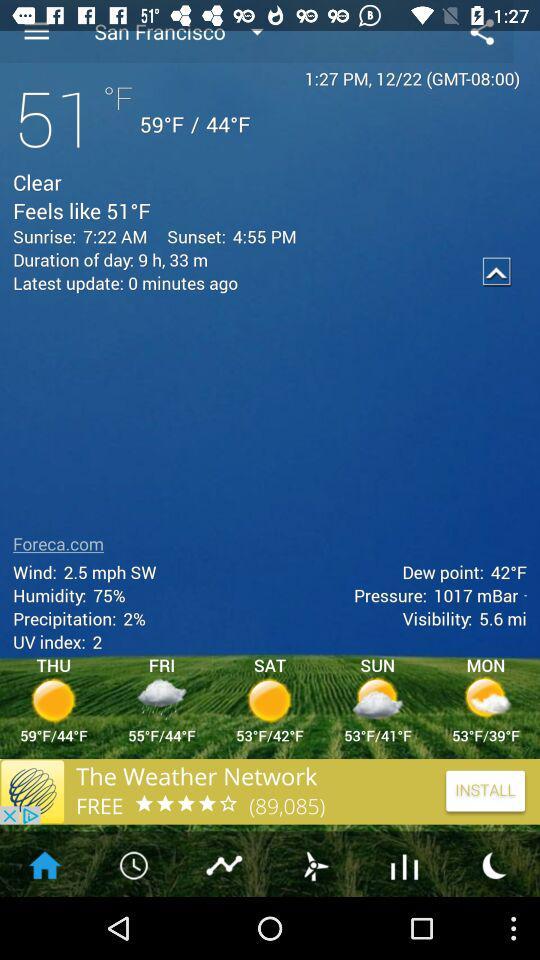 This screenshot has height=960, width=540. What do you see at coordinates (44, 925) in the screenshot?
I see `the home icon` at bounding box center [44, 925].